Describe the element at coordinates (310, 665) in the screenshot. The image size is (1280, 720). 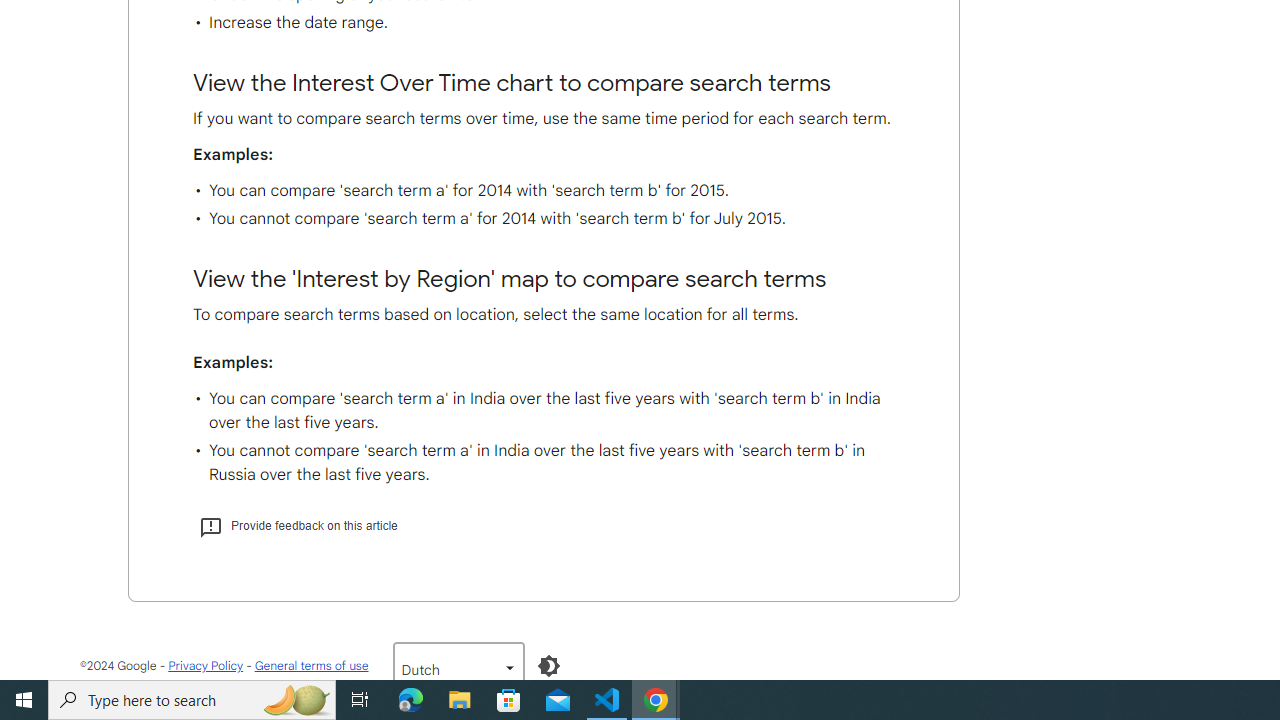
I see `'General terms of use'` at that location.